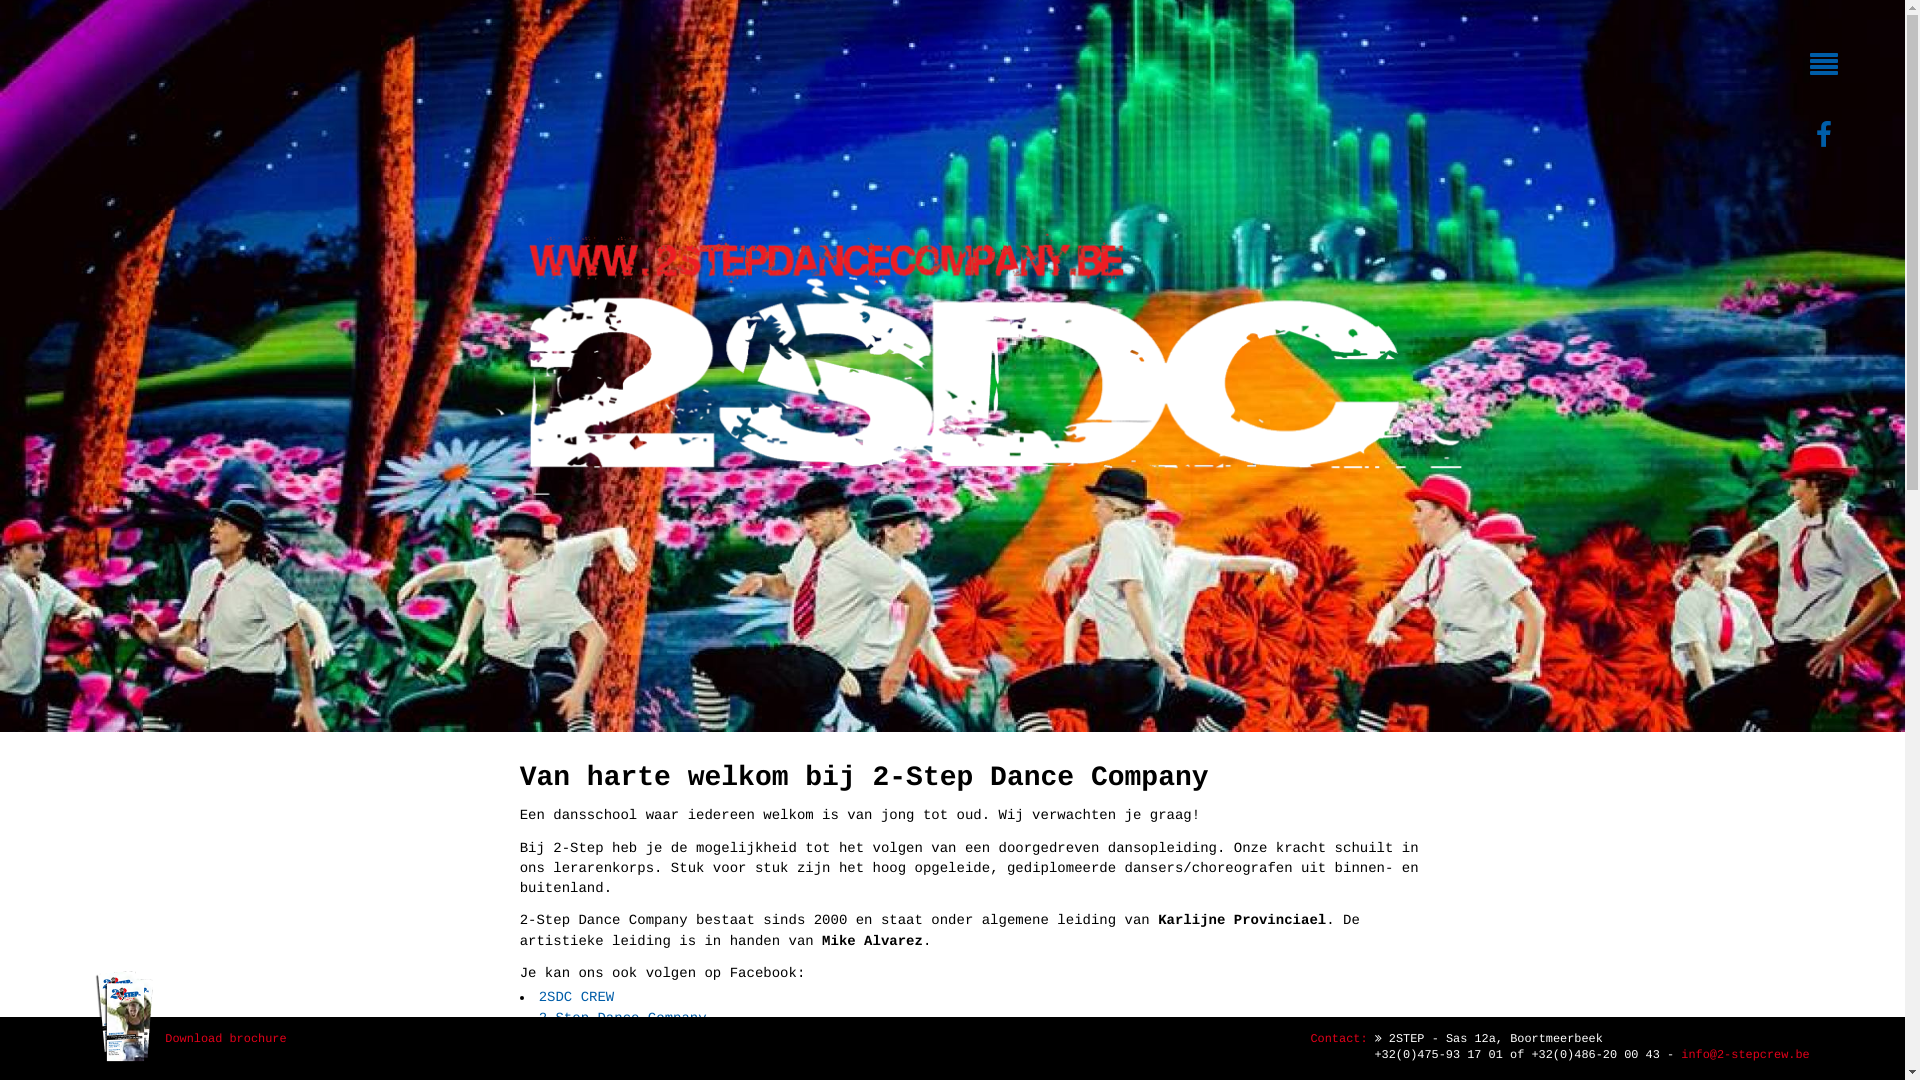 Image resolution: width=1920 pixels, height=1080 pixels. Describe the element at coordinates (622, 1018) in the screenshot. I see `'2-Step Dance Company'` at that location.